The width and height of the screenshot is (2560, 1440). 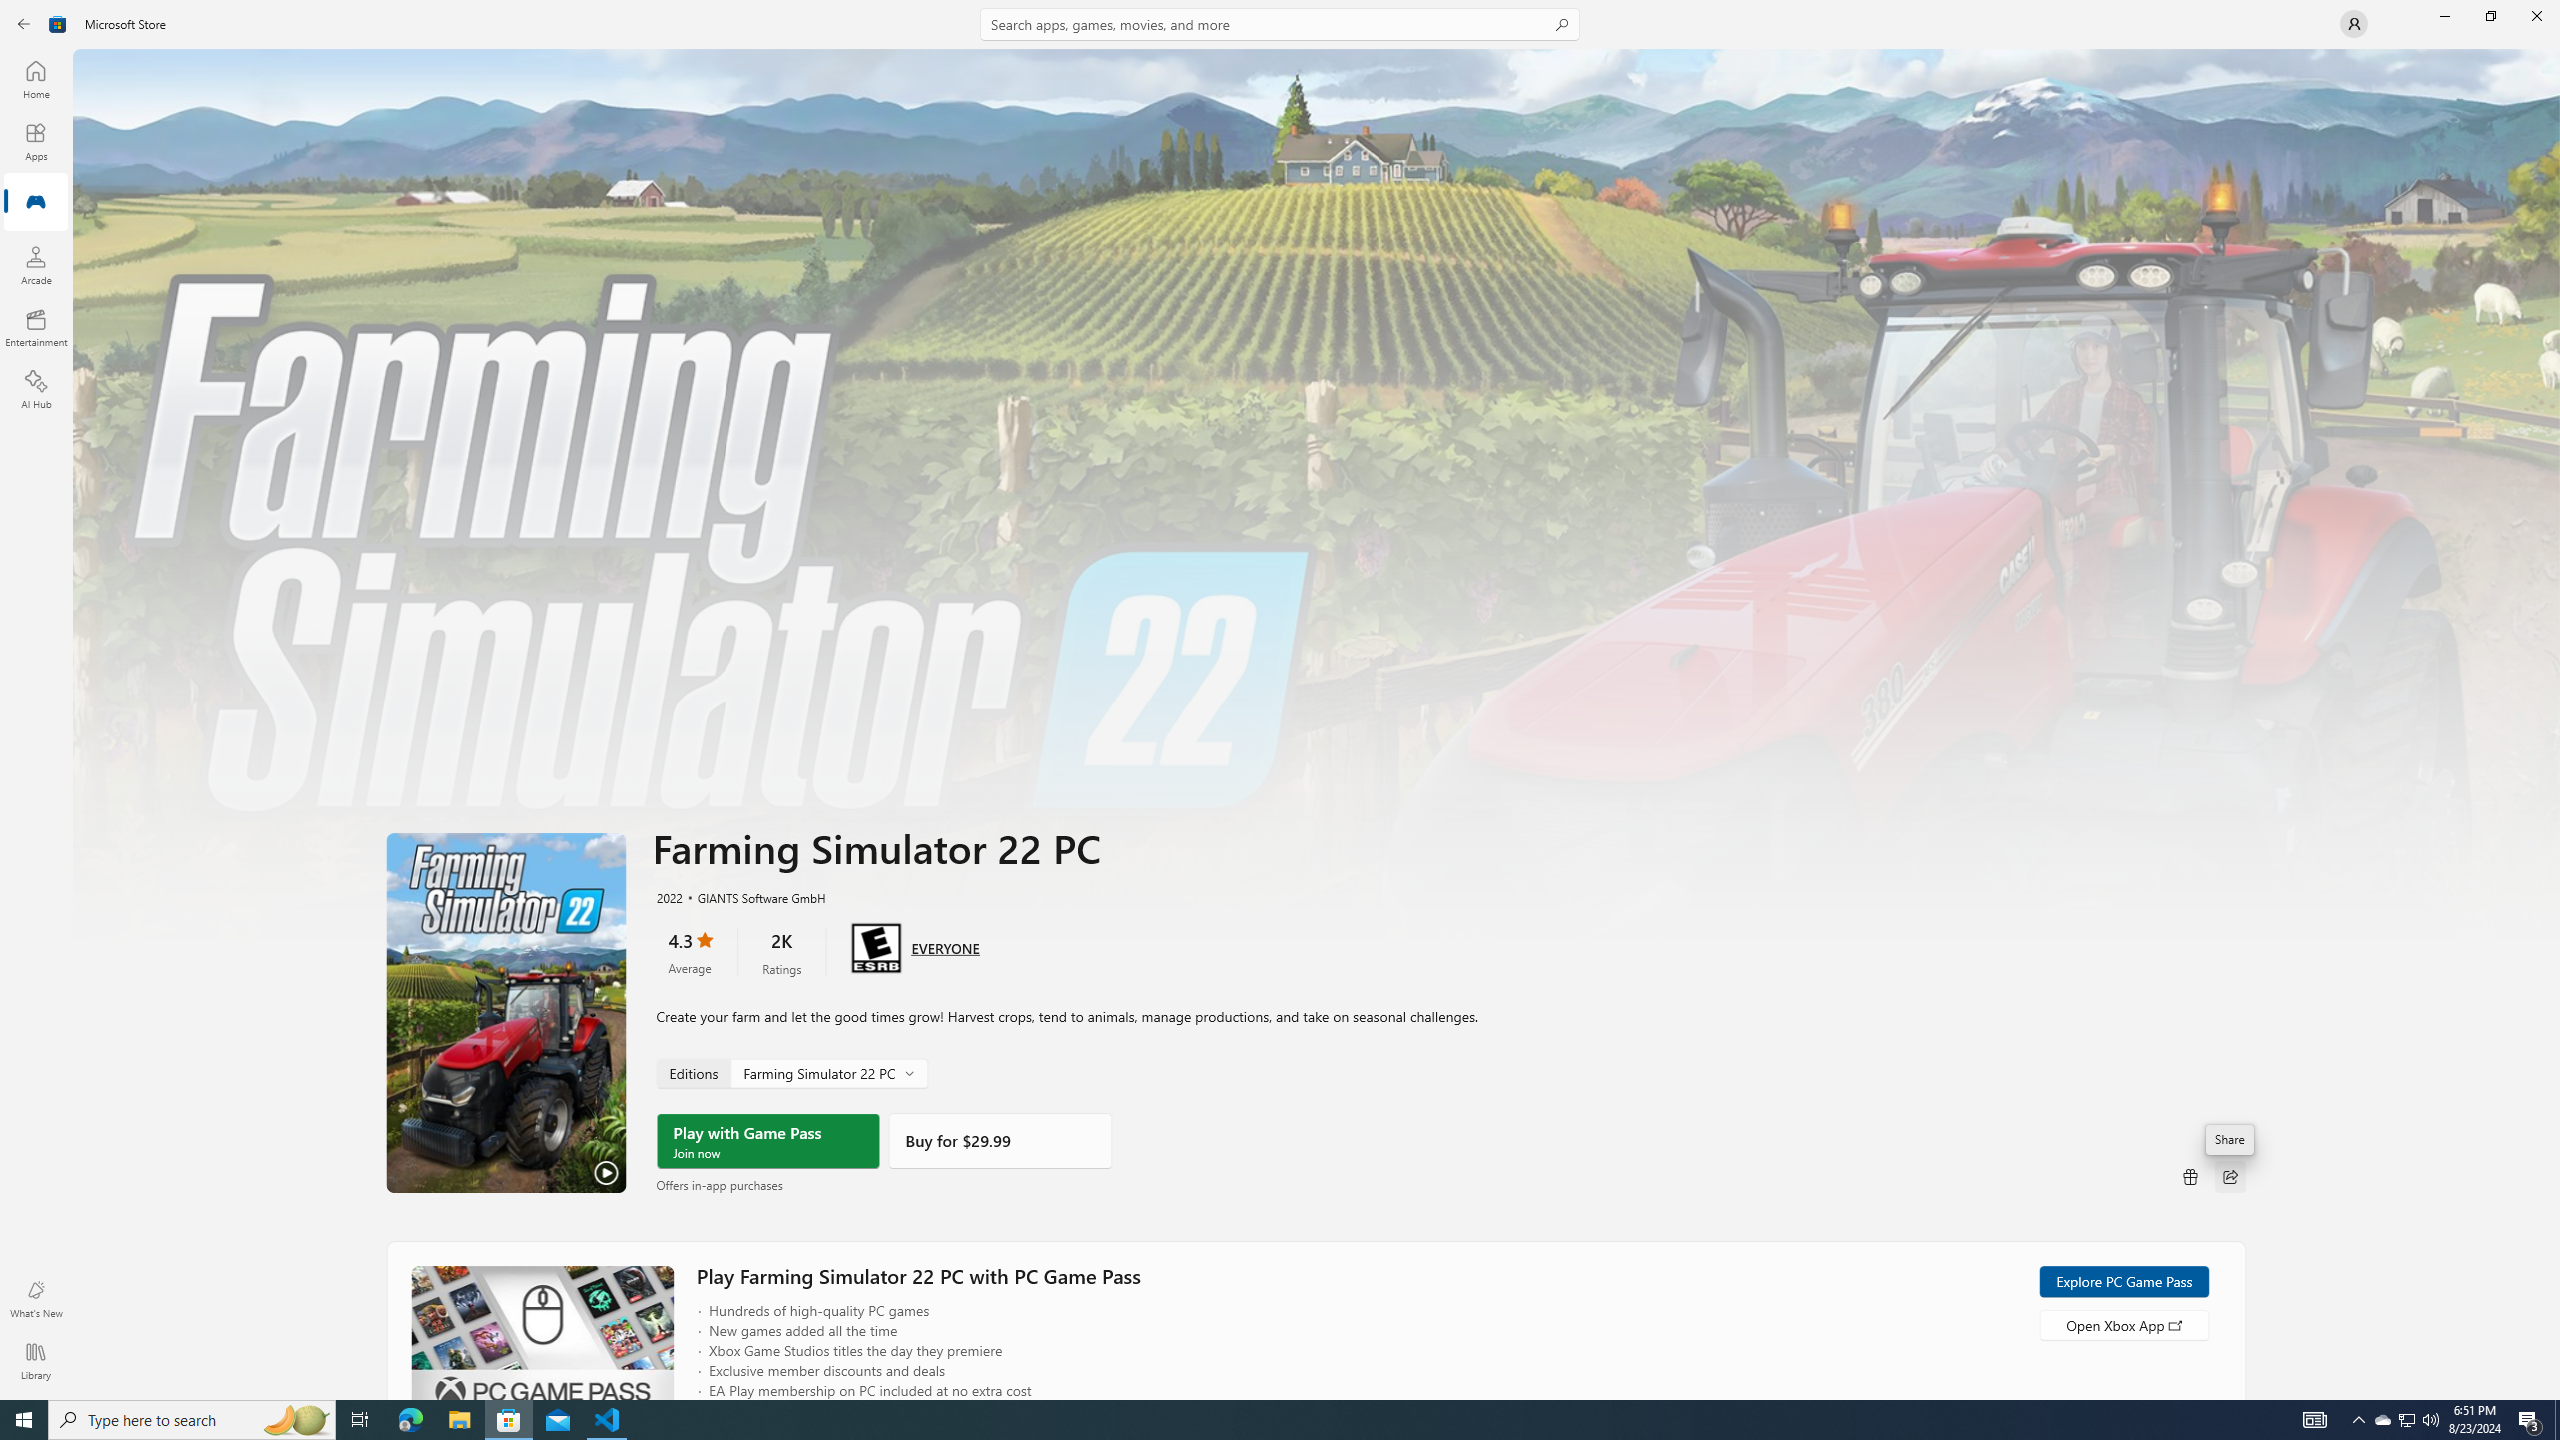 What do you see at coordinates (668, 896) in the screenshot?
I see `'2022'` at bounding box center [668, 896].